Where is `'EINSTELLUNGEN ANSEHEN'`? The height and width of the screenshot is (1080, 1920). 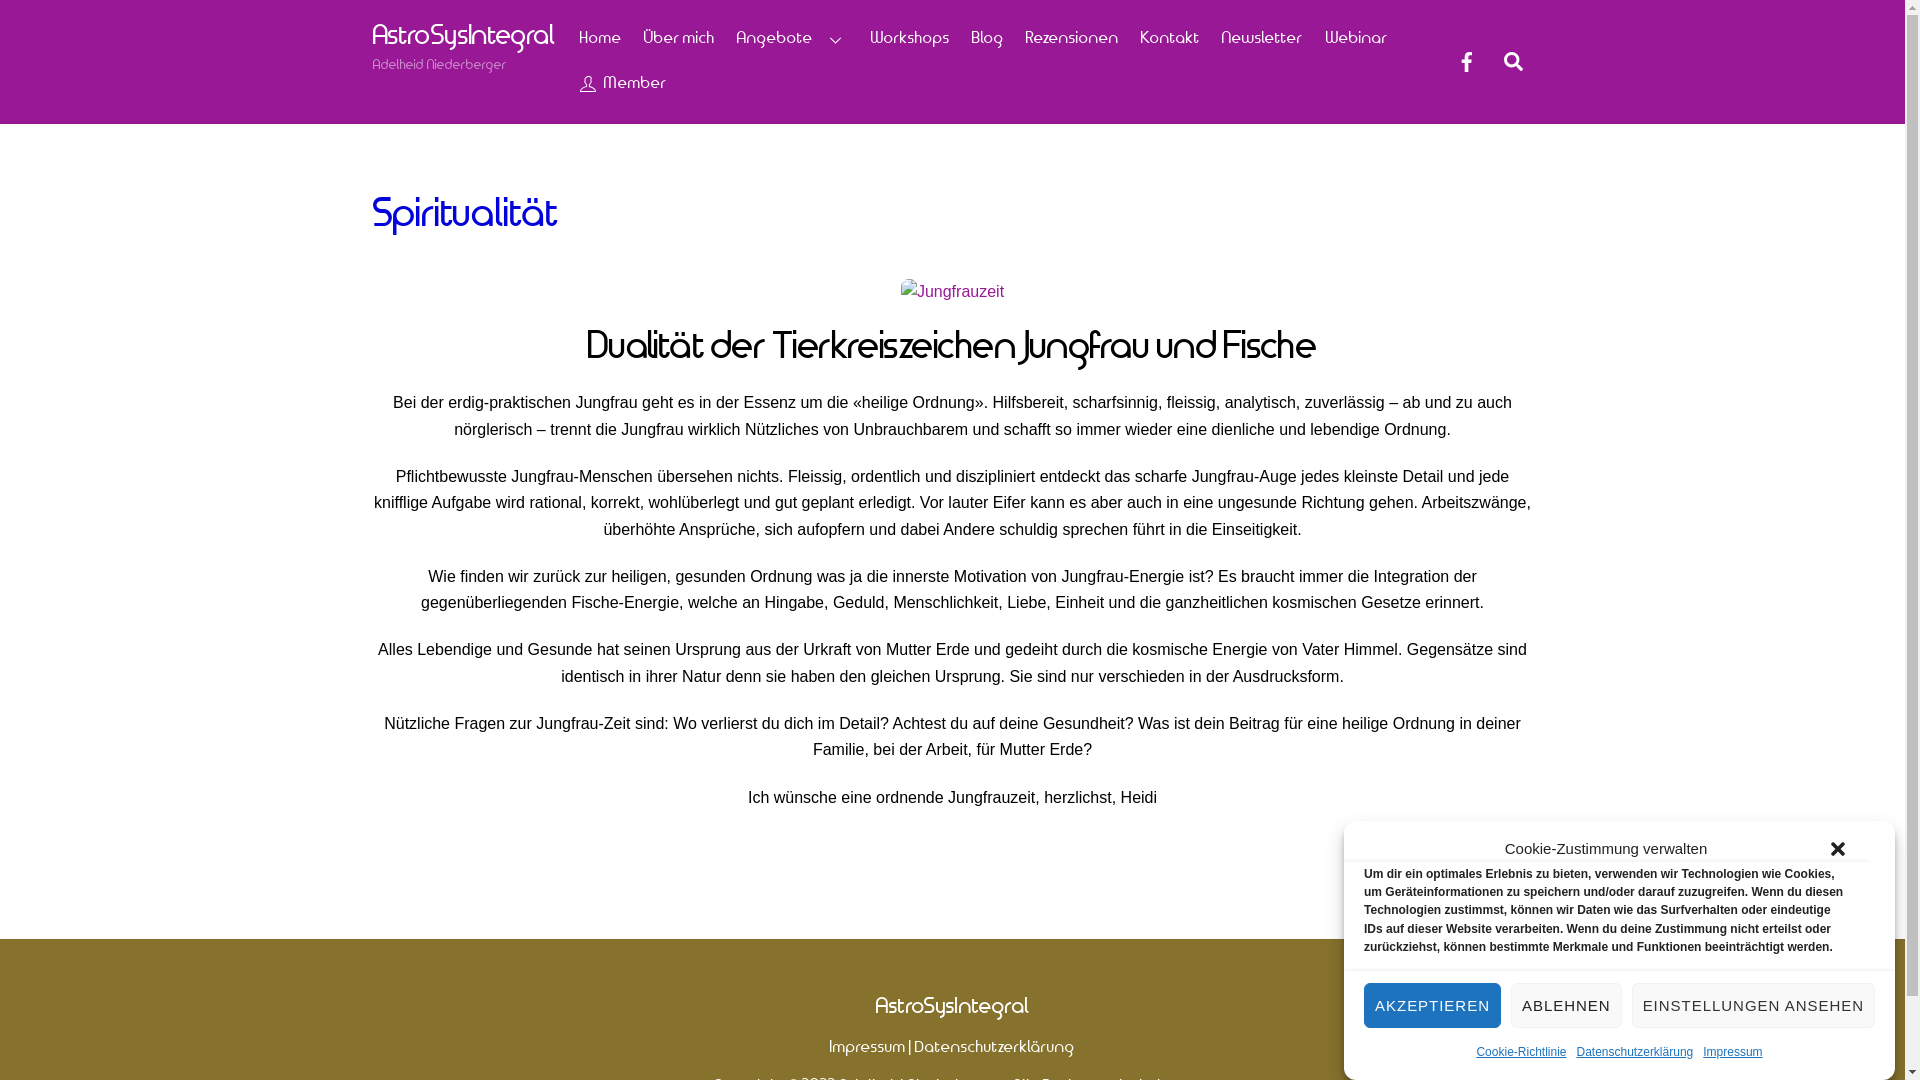 'EINSTELLUNGEN ANSEHEN' is located at coordinates (1752, 1006).